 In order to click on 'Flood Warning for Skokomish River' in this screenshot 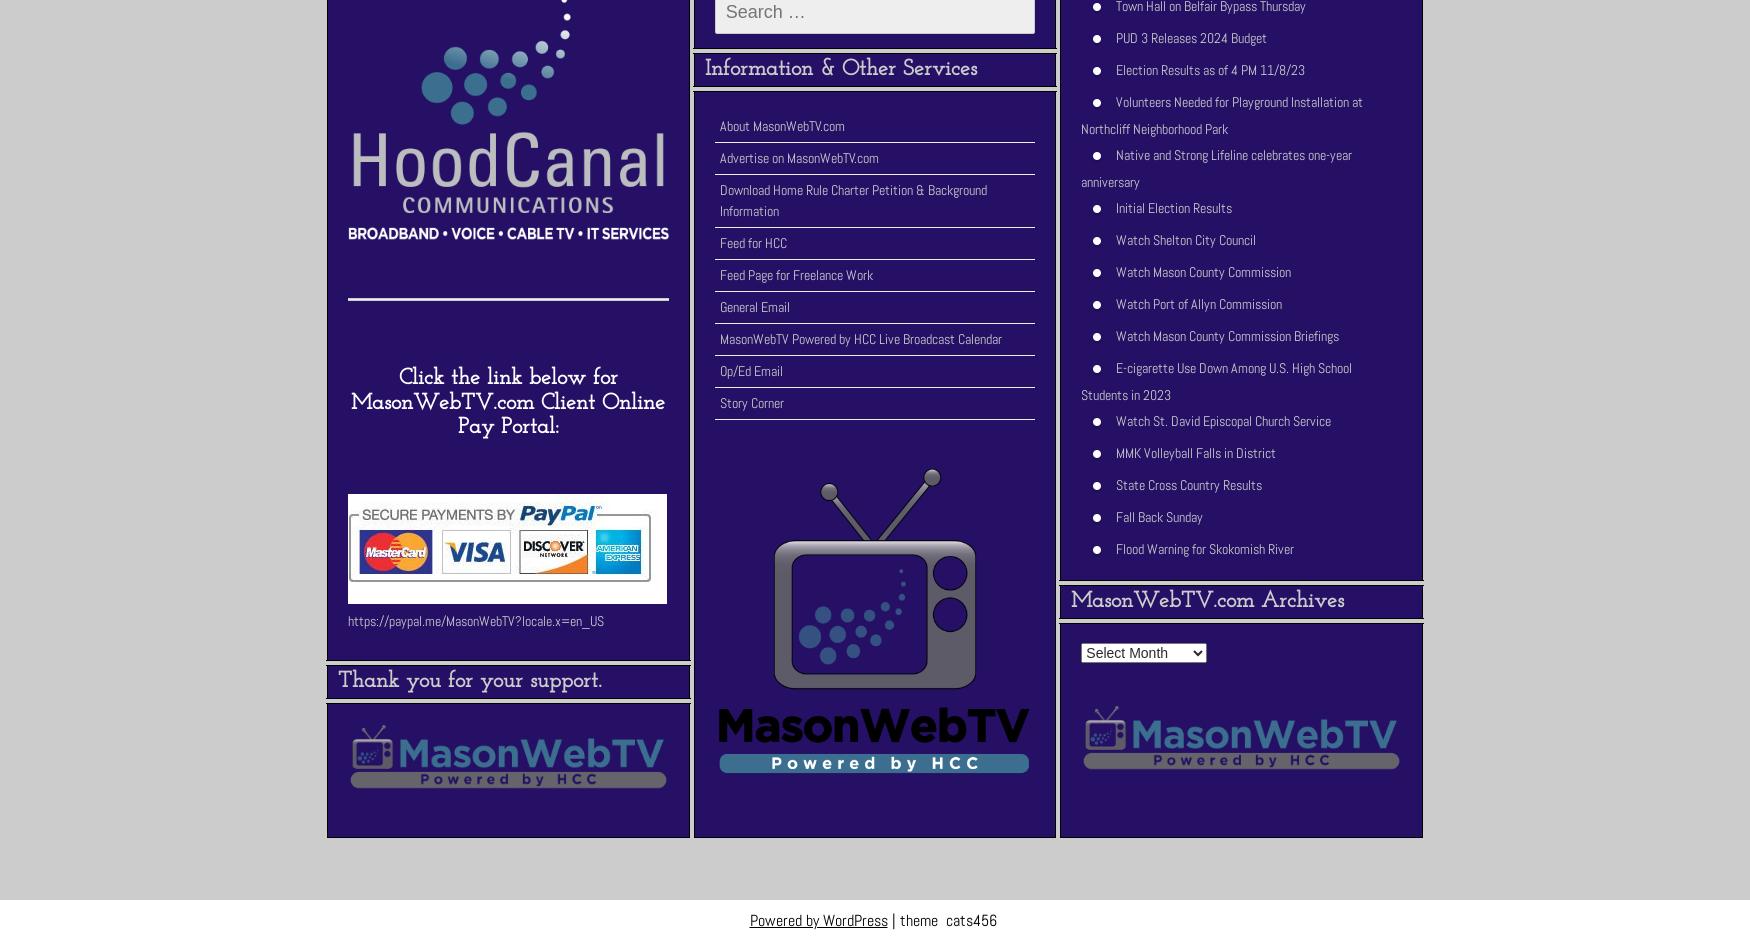, I will do `click(1205, 548)`.